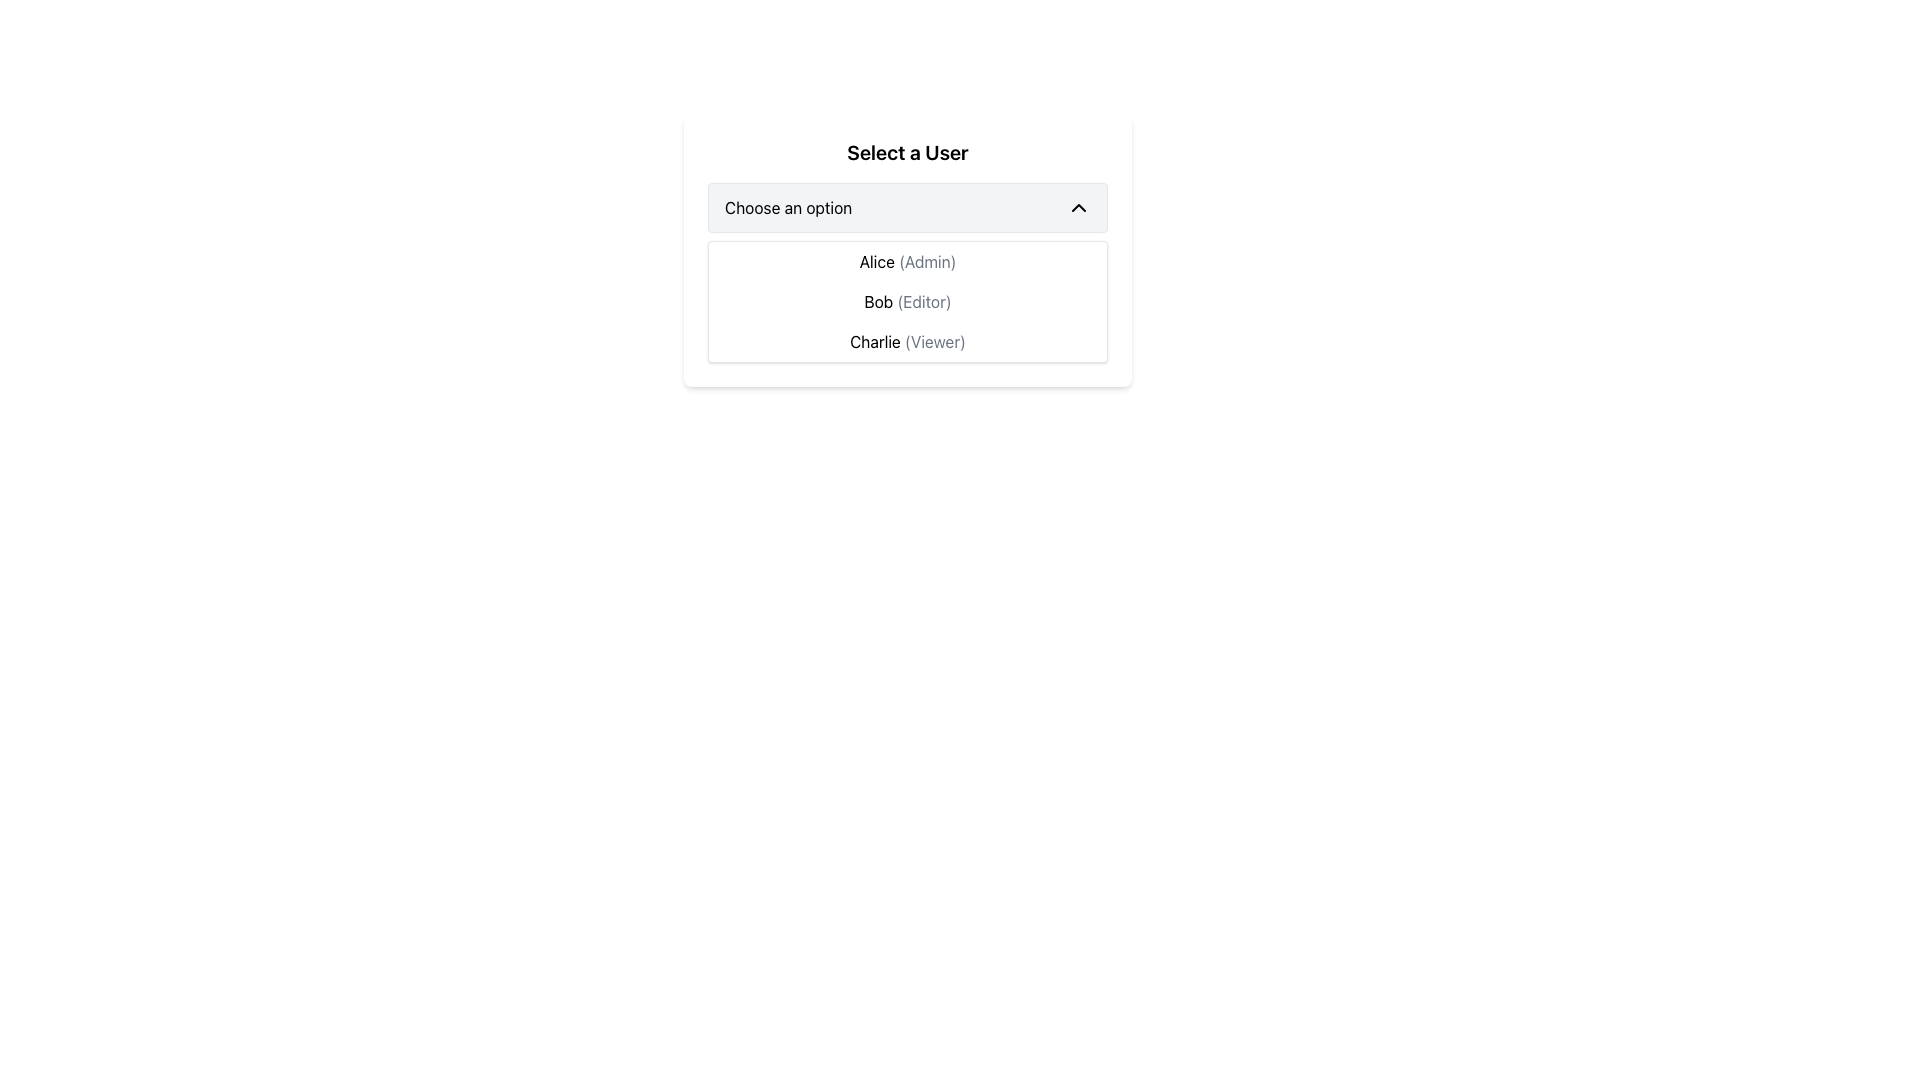 This screenshot has width=1920, height=1080. What do you see at coordinates (906, 208) in the screenshot?
I see `the Dropdown button located below the header text 'Select a User'` at bounding box center [906, 208].